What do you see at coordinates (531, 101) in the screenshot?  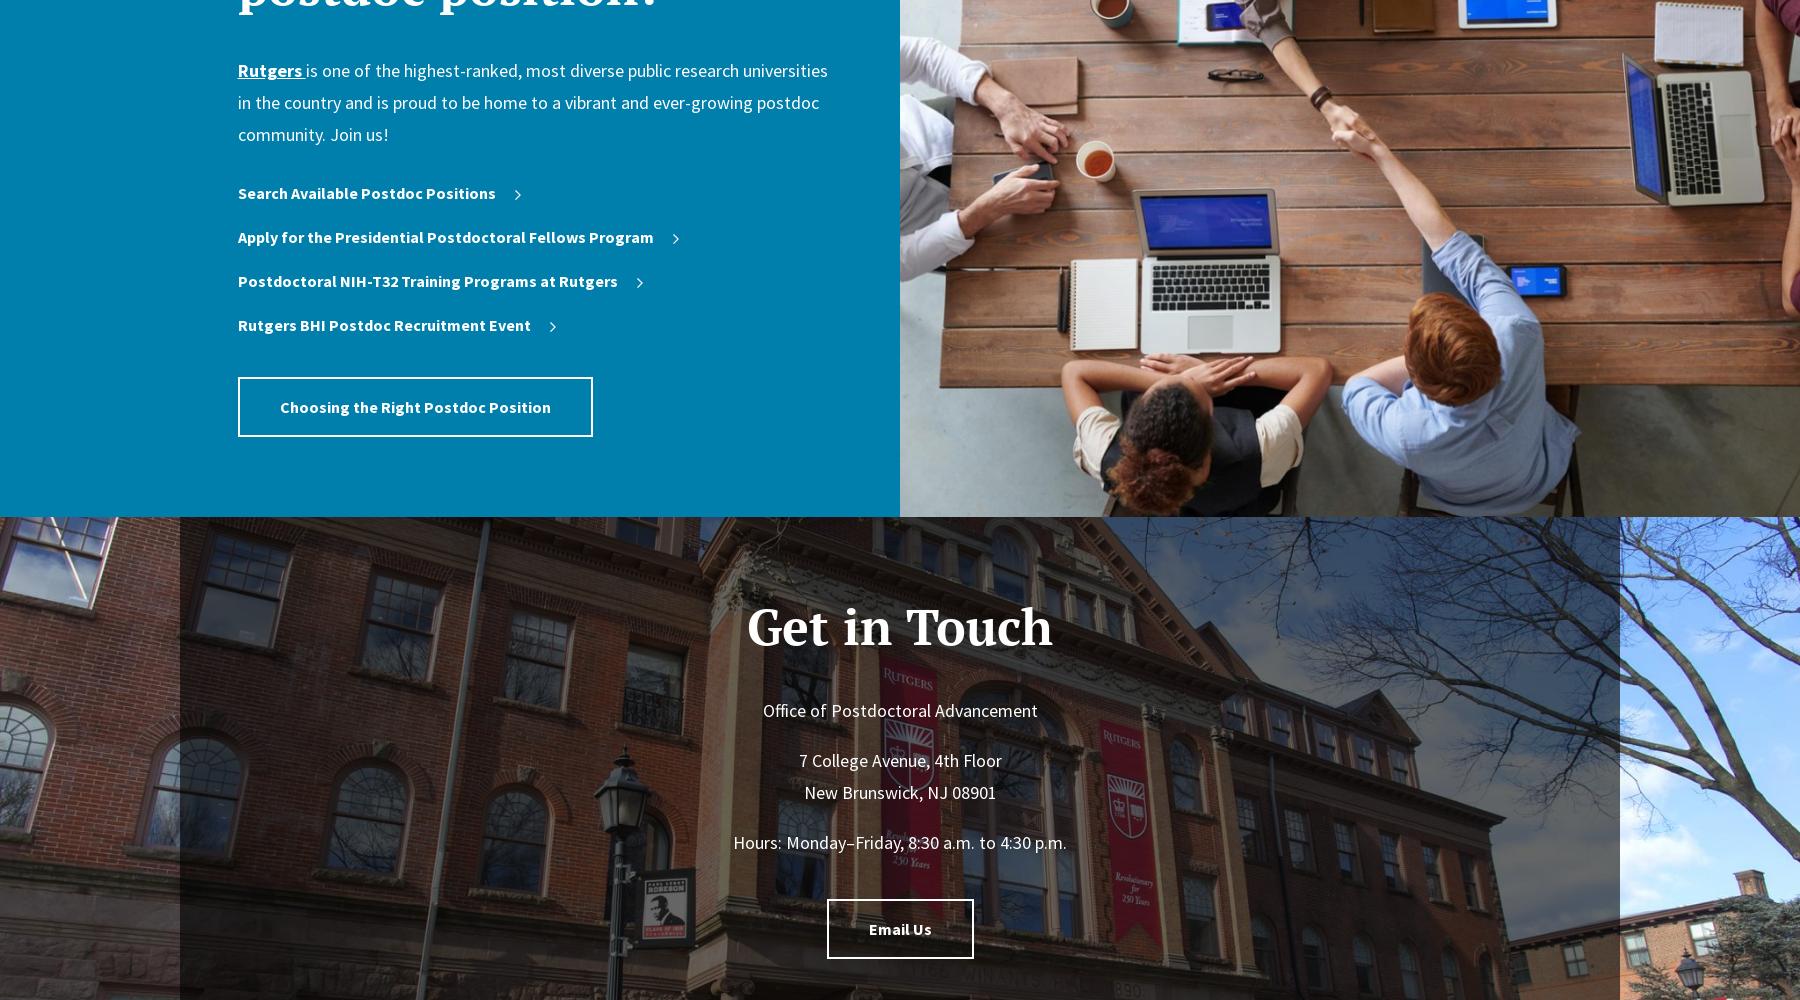 I see `'is one of the highest-ranked, most diverse public research universities in the country and is proud to be home to a vibrant and ever-growing postdoc community. Join us!'` at bounding box center [531, 101].